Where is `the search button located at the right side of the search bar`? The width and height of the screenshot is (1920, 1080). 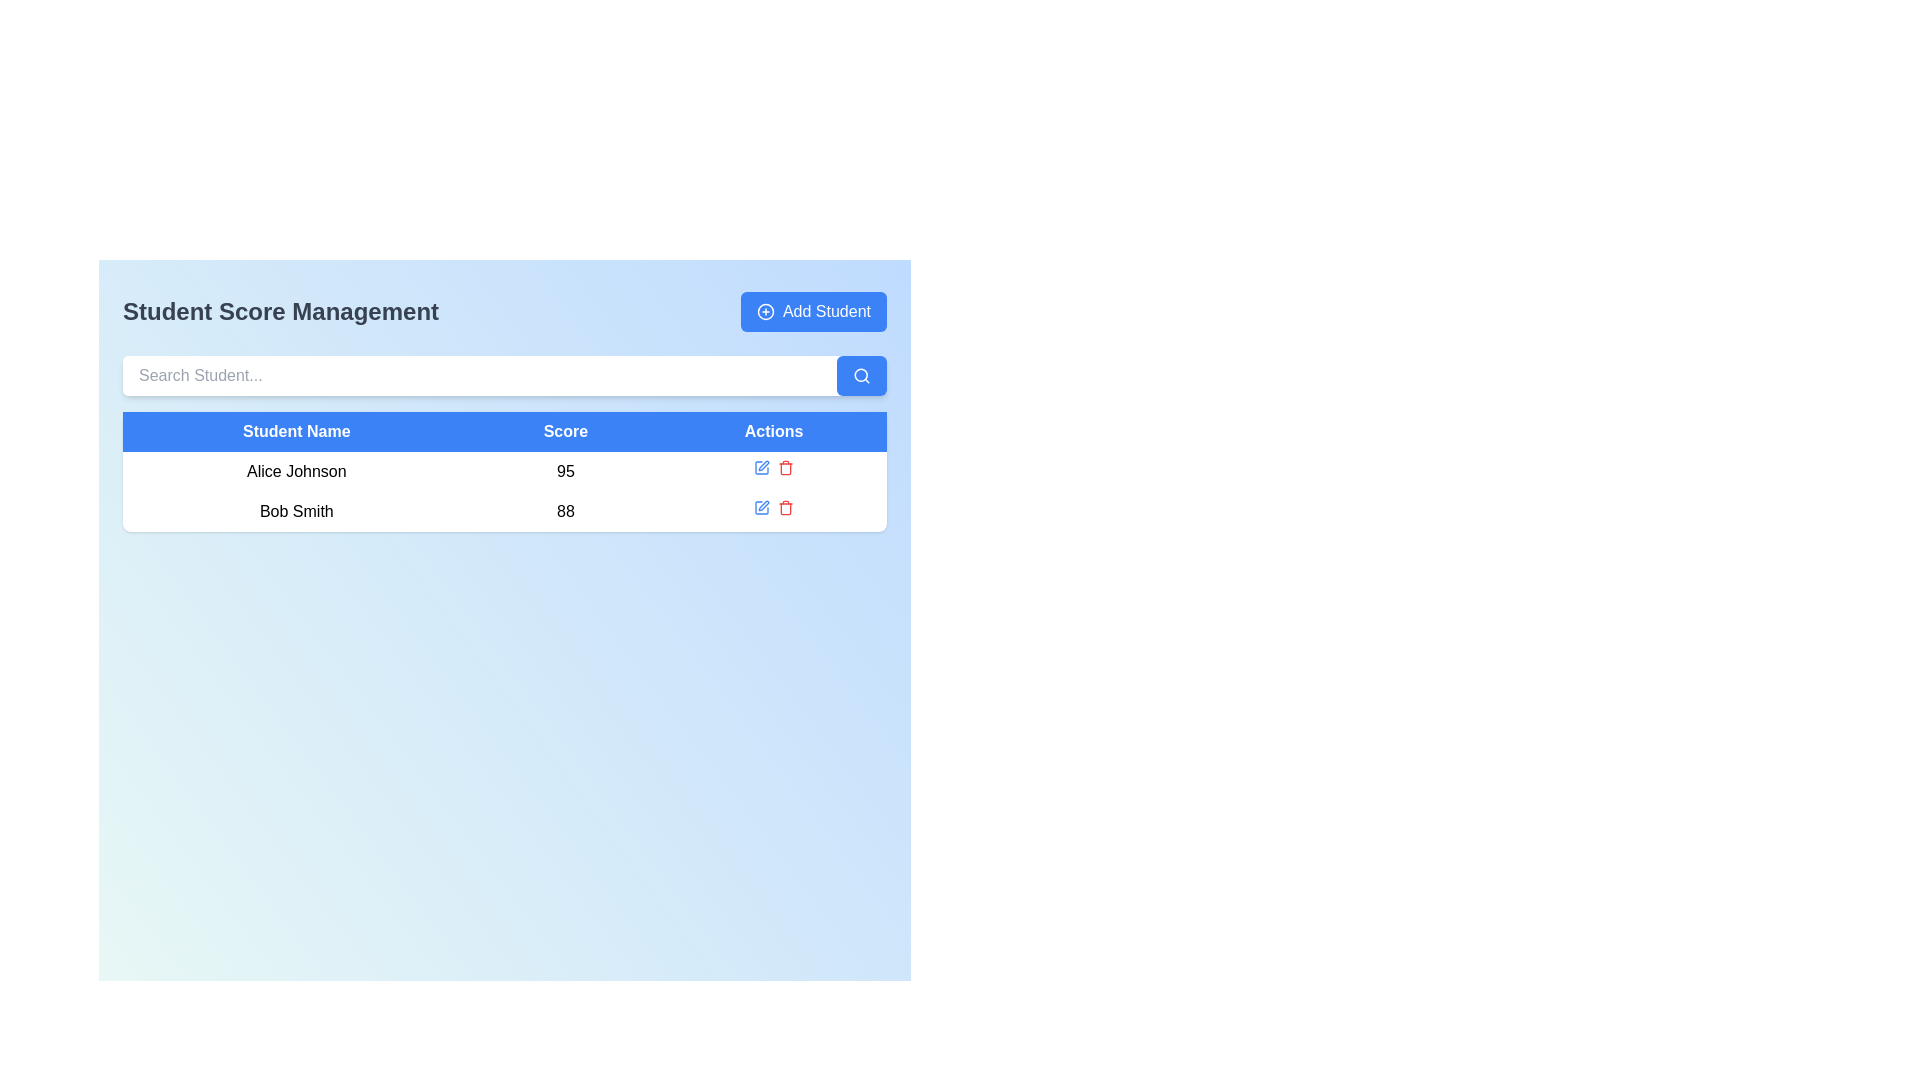
the search button located at the right side of the search bar is located at coordinates (862, 375).